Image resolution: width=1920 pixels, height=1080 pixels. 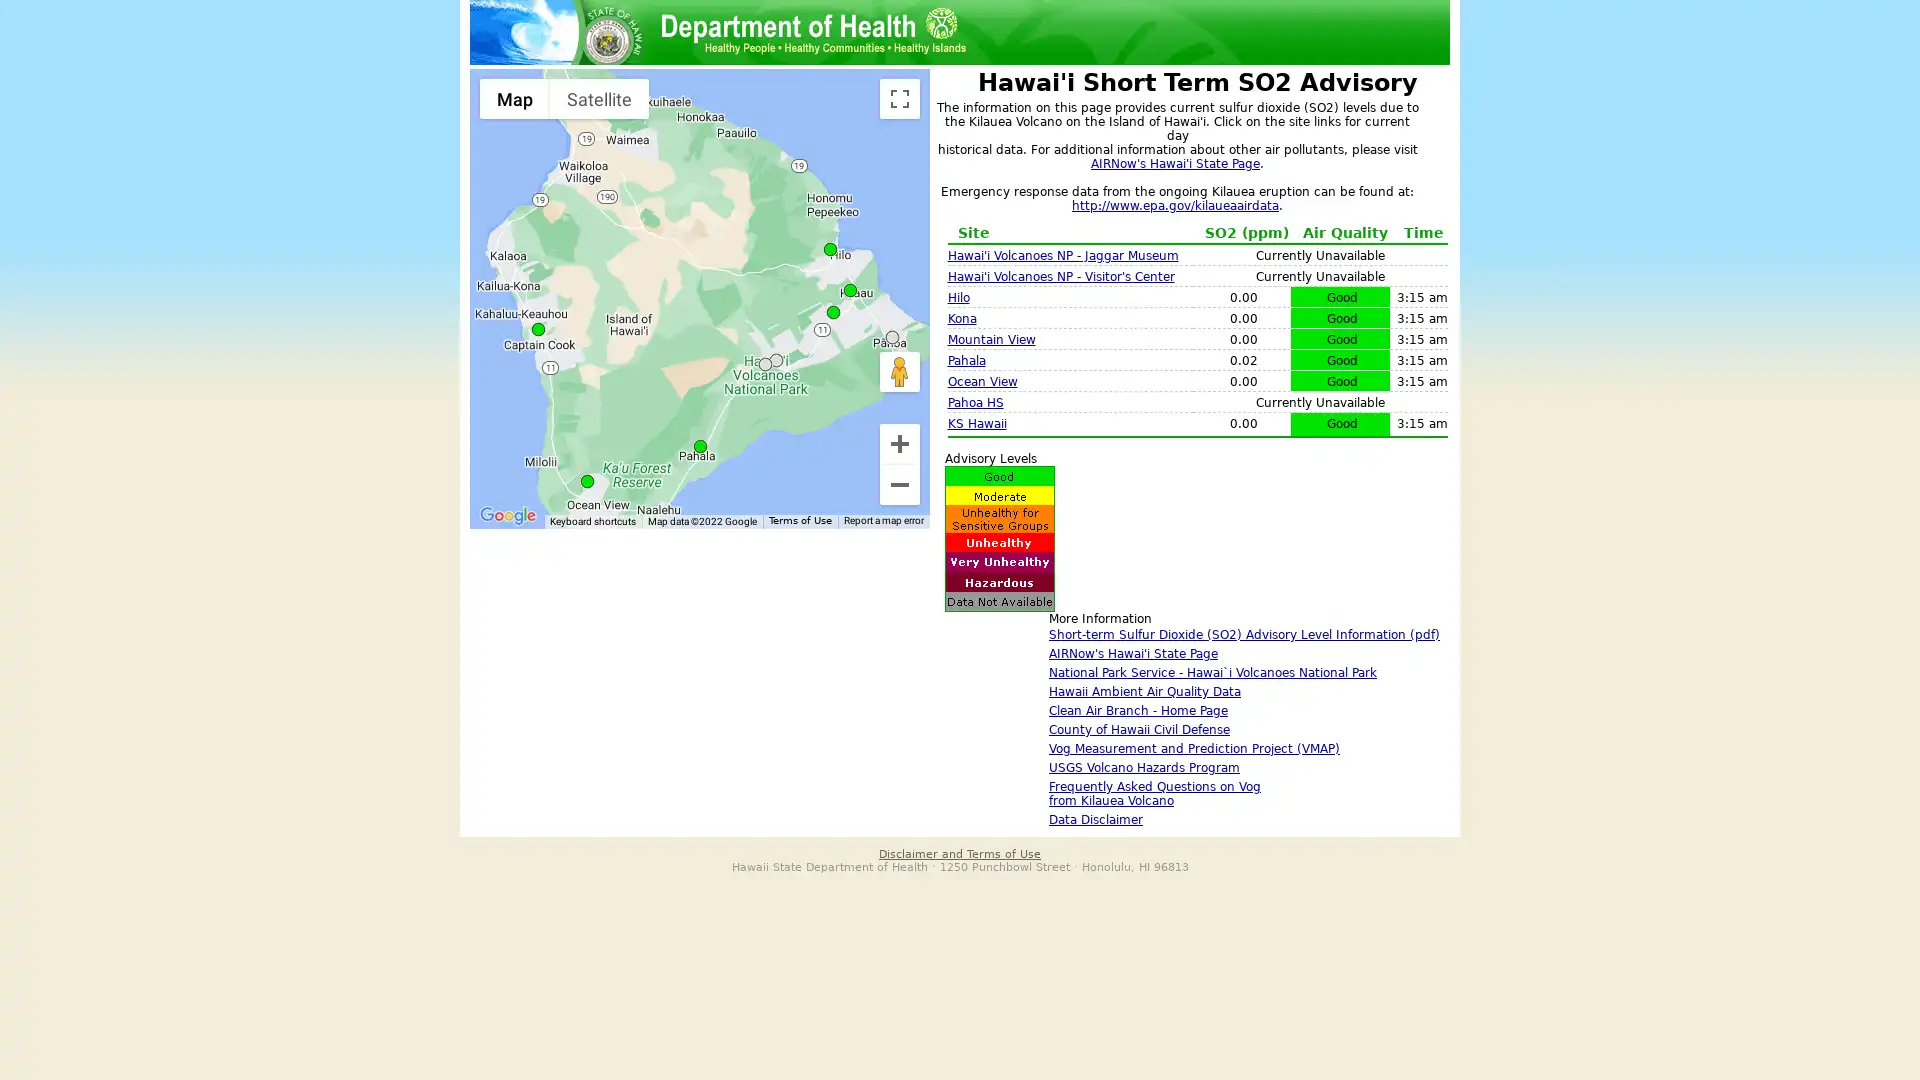 I want to click on Hawaii Volcanoes NP - Visitor's Center: No Data, so click(x=775, y=360).